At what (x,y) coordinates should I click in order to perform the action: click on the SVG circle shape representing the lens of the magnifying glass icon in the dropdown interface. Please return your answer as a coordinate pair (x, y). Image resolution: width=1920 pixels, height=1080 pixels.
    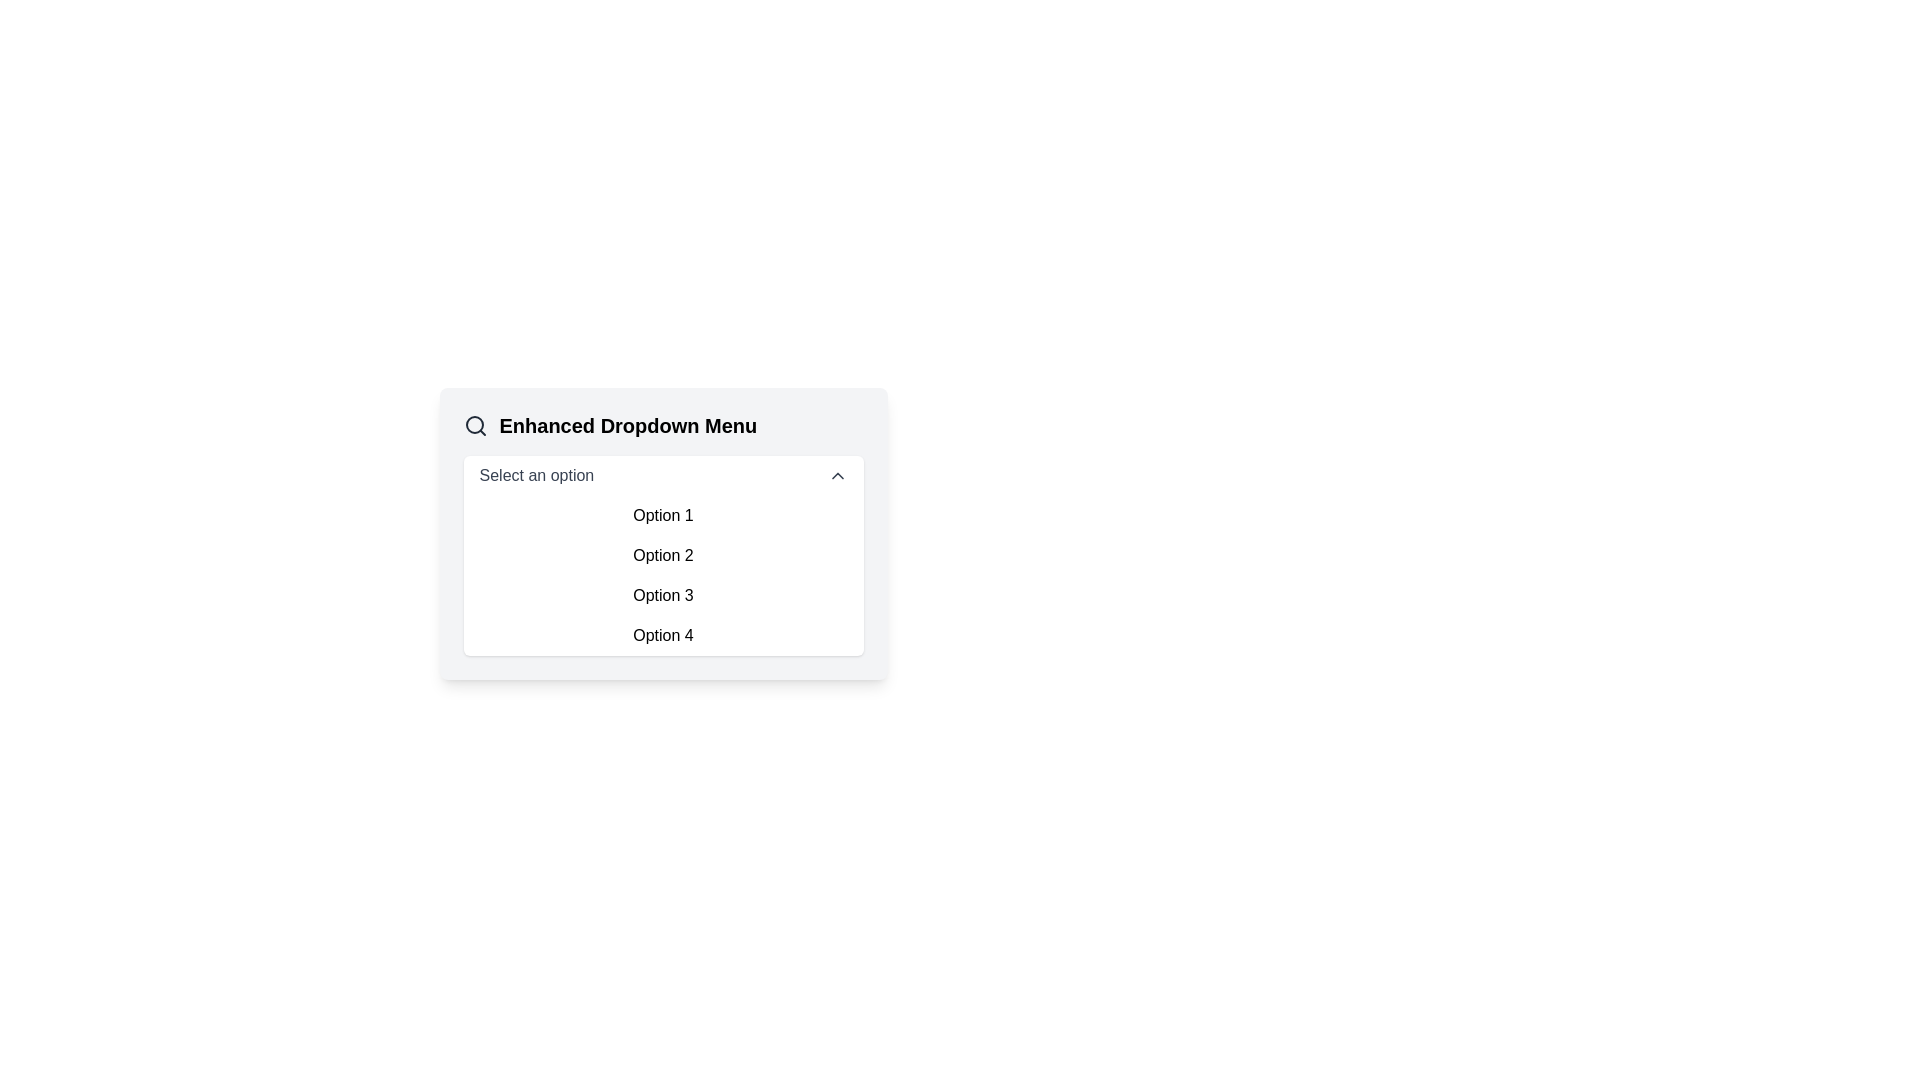
    Looking at the image, I should click on (473, 423).